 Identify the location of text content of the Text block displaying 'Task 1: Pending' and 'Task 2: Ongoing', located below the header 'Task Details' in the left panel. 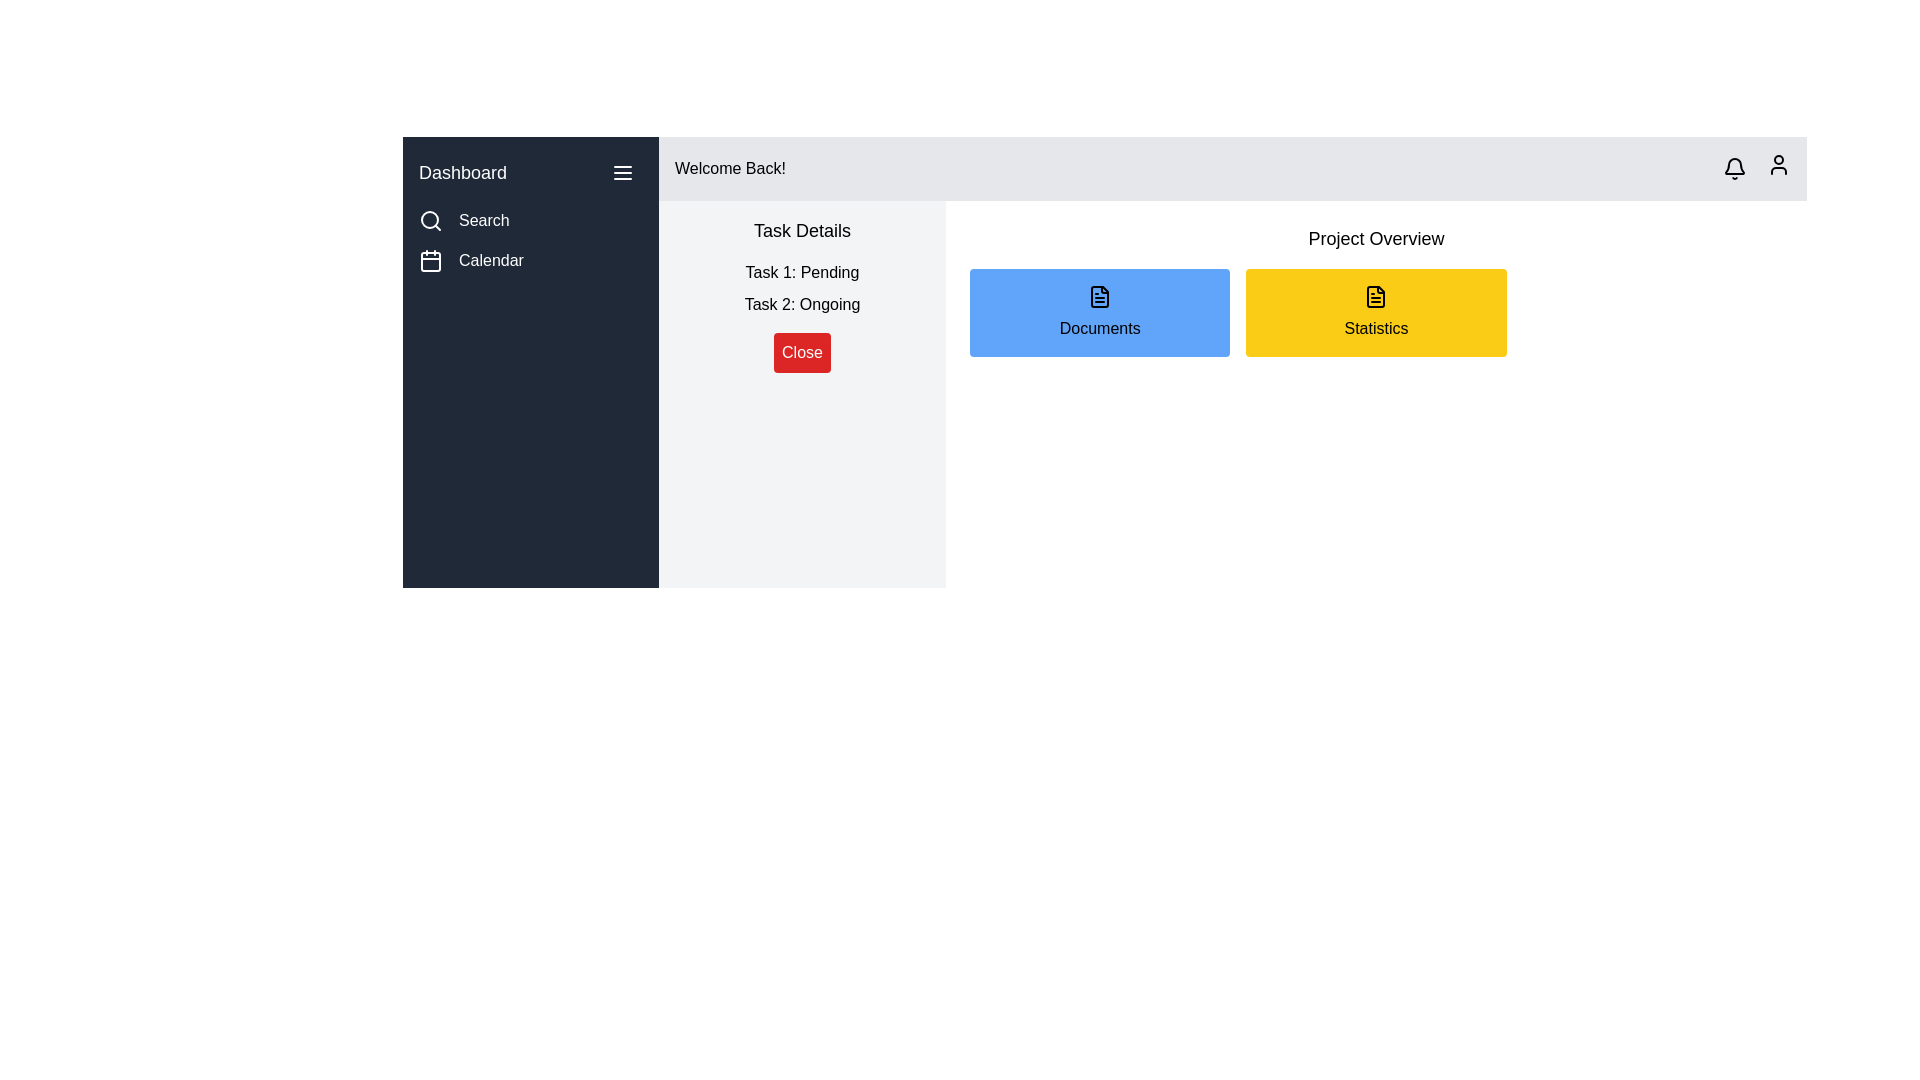
(802, 289).